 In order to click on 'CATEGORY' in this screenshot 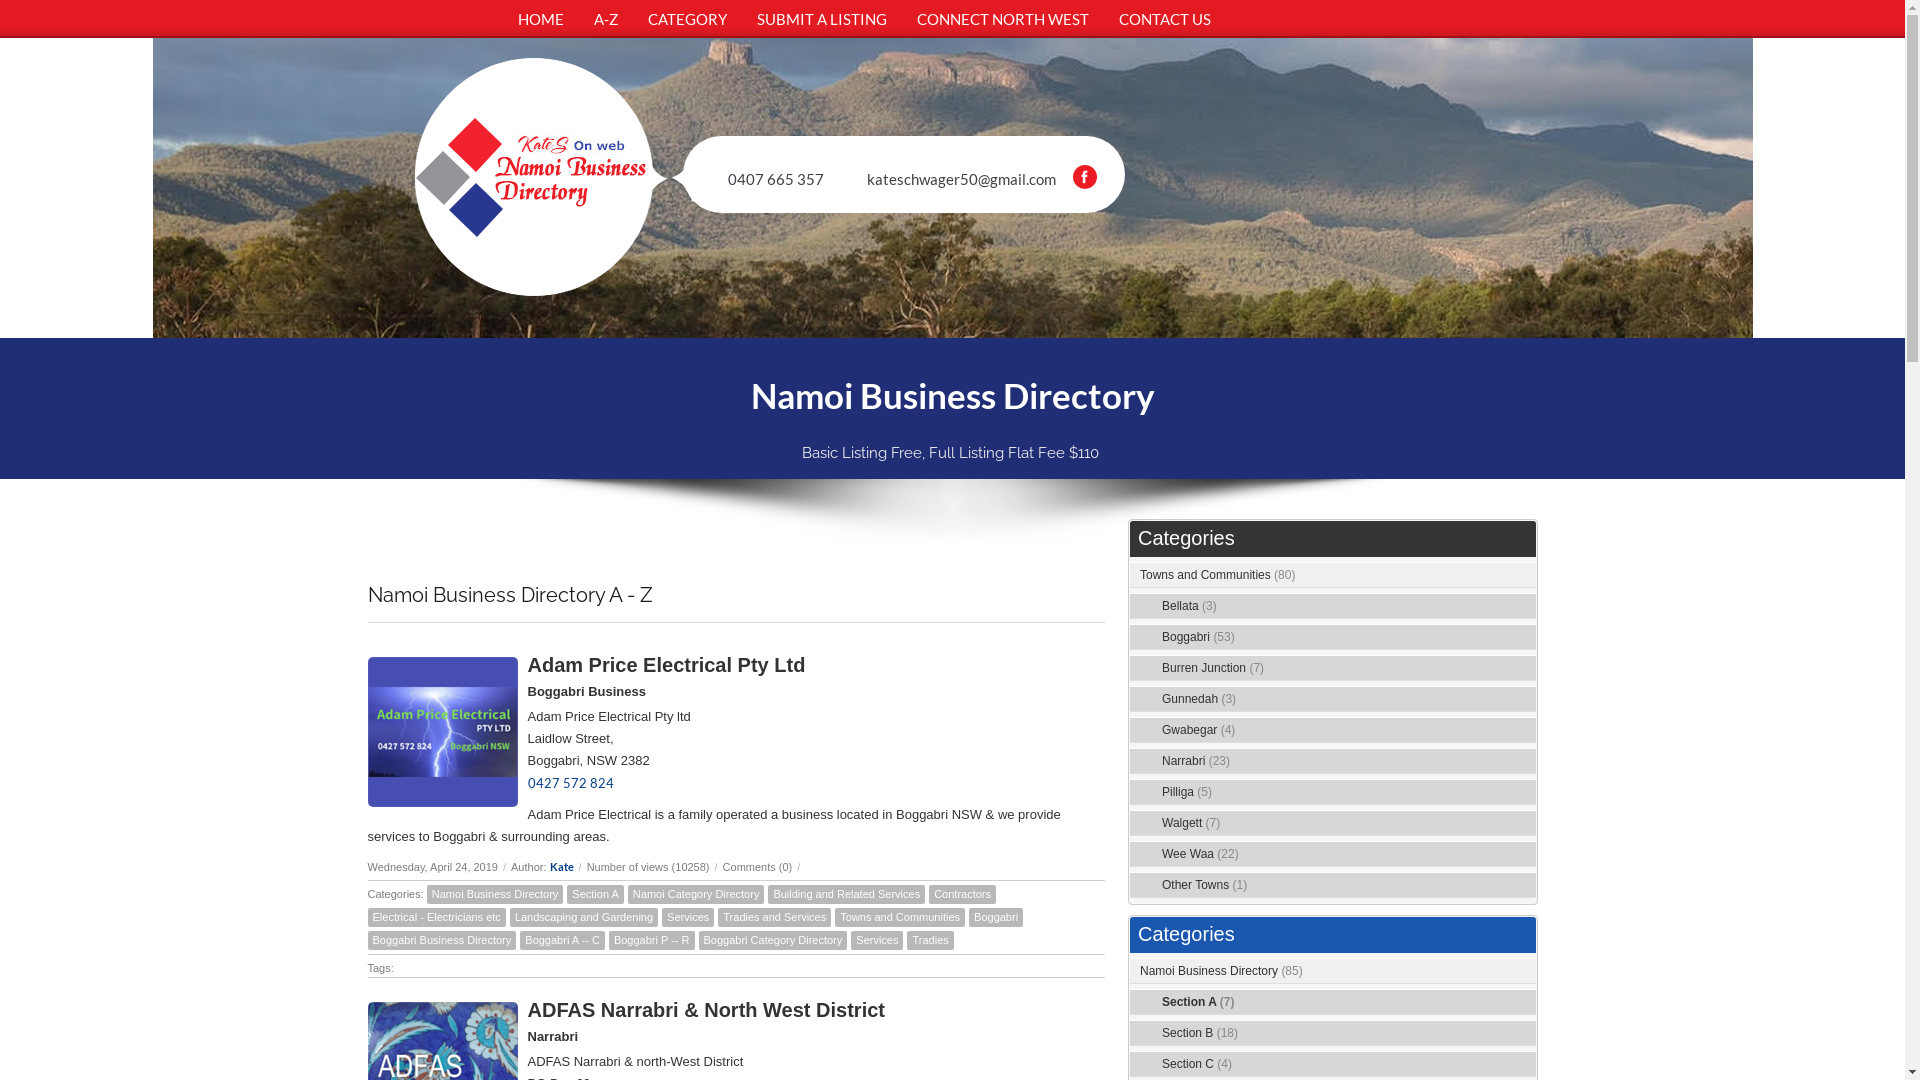, I will do `click(686, 19)`.